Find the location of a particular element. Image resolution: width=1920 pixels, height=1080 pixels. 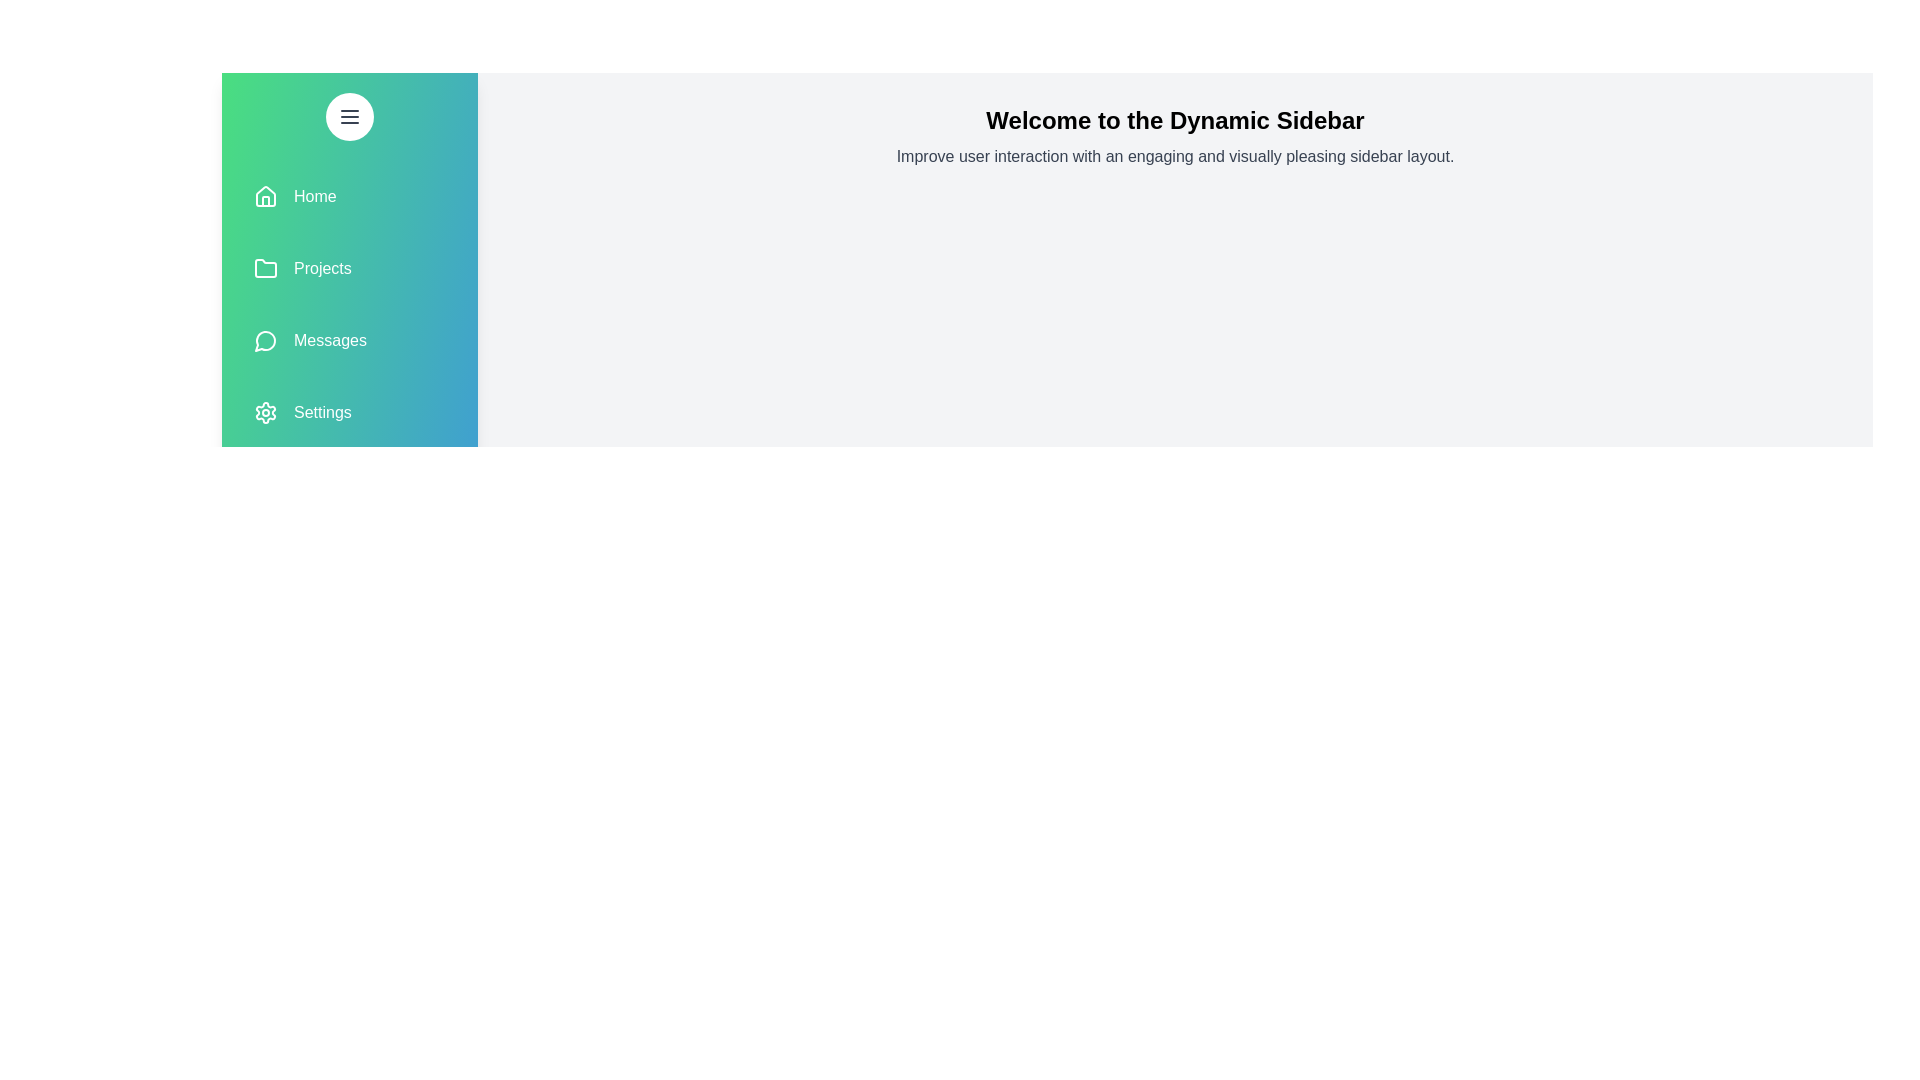

the sidebar menu item Home is located at coordinates (350, 196).